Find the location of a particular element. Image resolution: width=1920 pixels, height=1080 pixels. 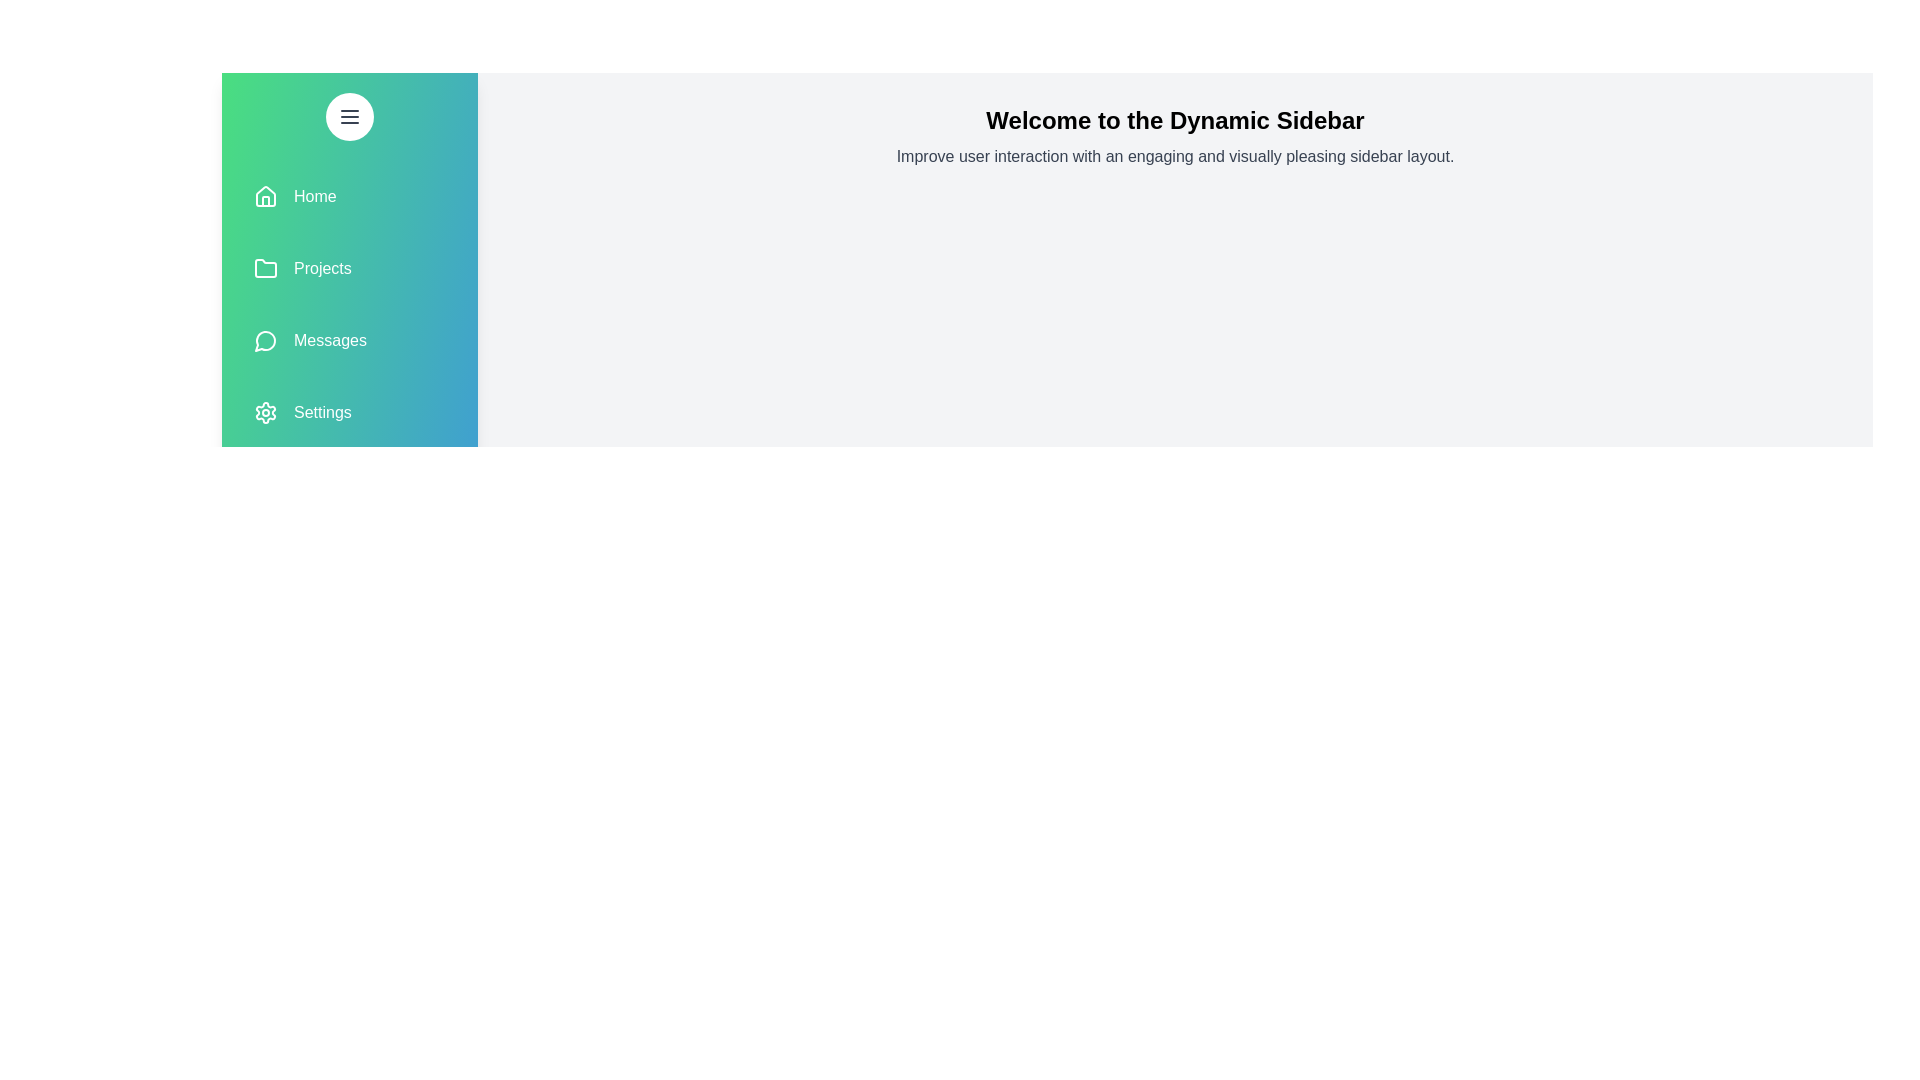

the sidebar menu item Home is located at coordinates (350, 196).